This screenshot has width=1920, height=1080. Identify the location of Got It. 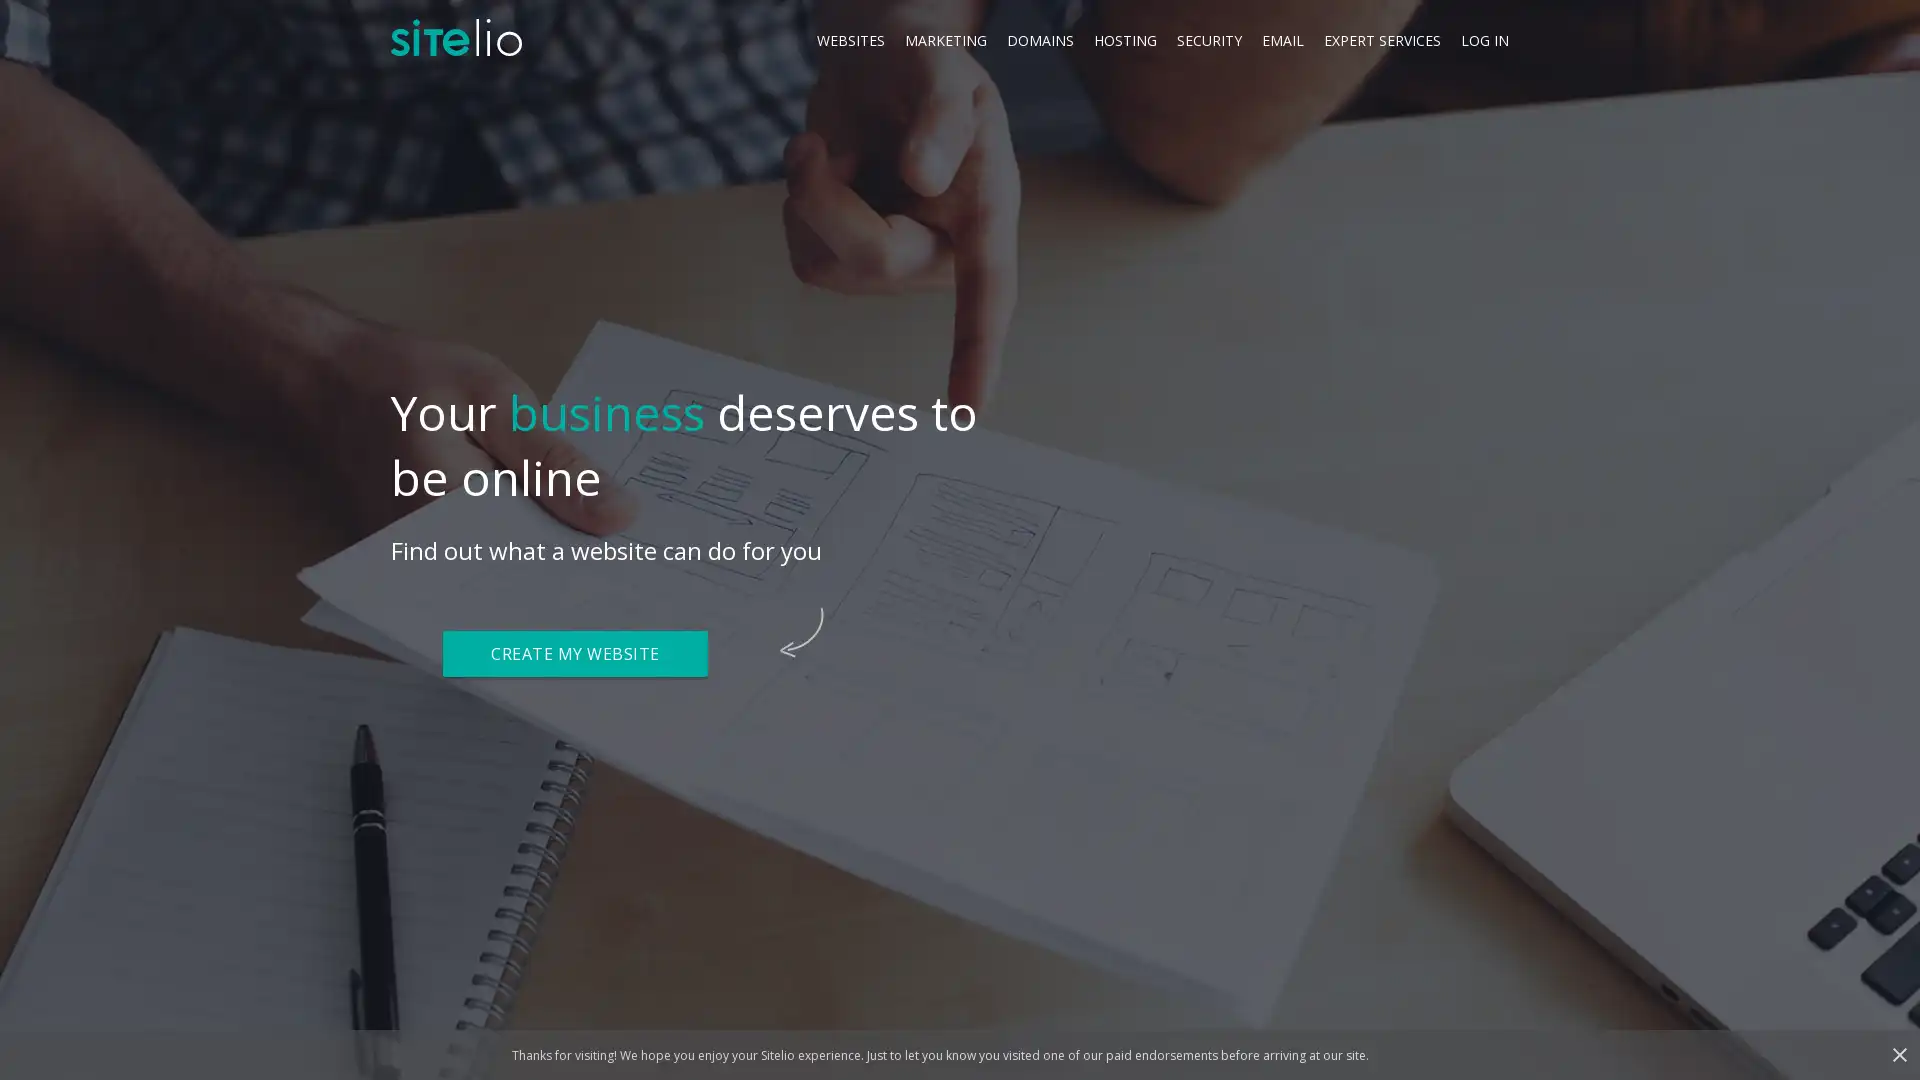
(203, 948).